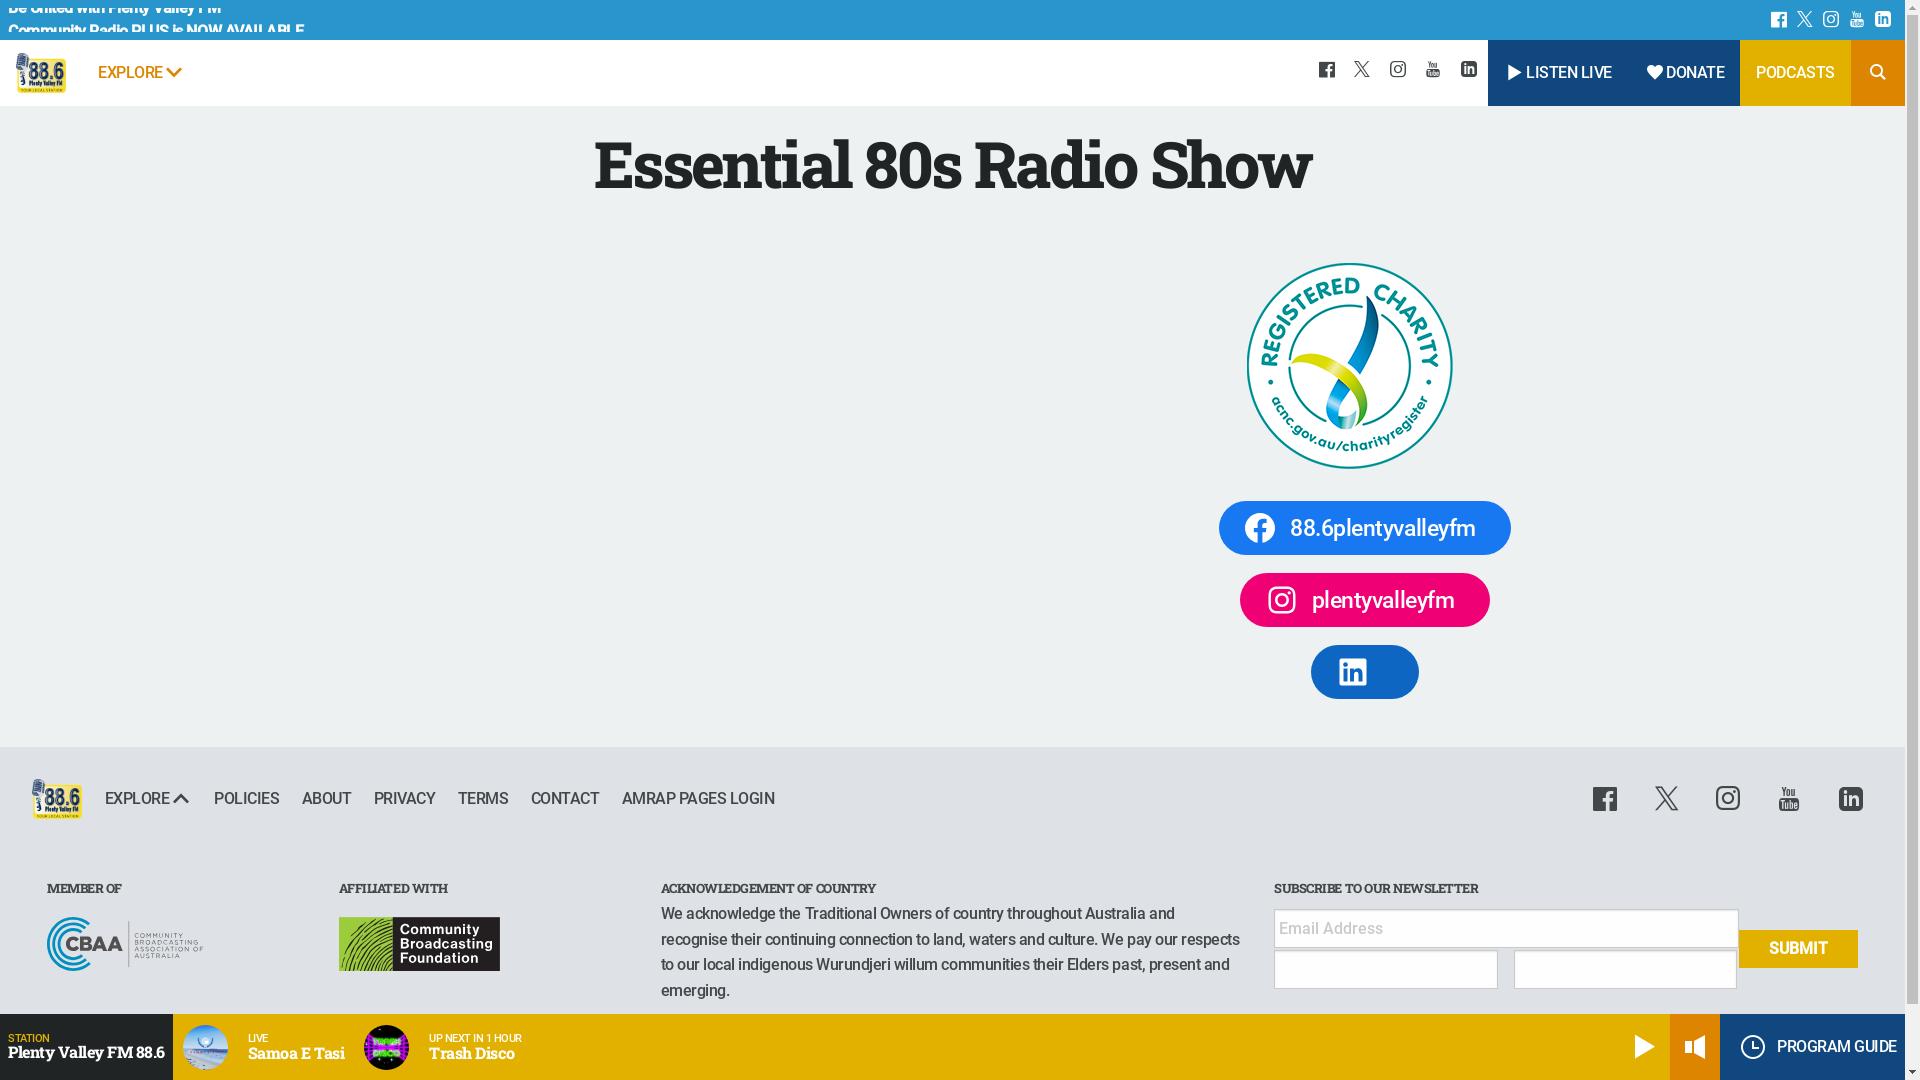 This screenshot has width=1920, height=1080. Describe the element at coordinates (326, 797) in the screenshot. I see `'ABOUT'` at that location.